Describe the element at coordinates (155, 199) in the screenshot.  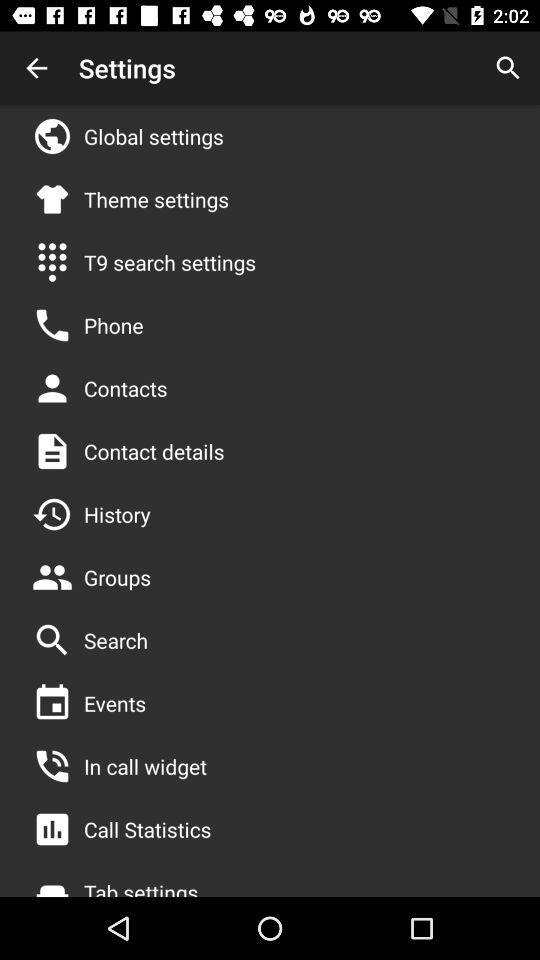
I see `theme settings app` at that location.